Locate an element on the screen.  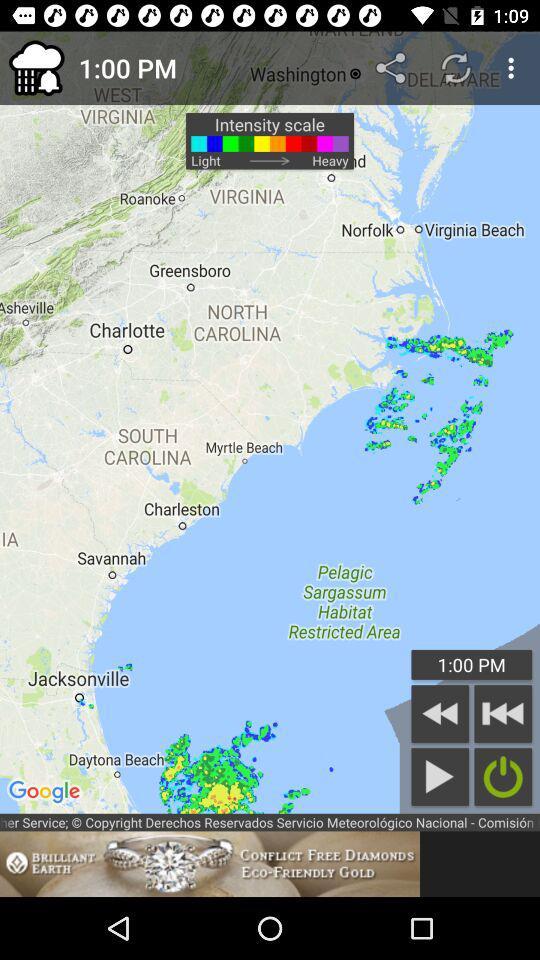
play option is located at coordinates (440, 776).